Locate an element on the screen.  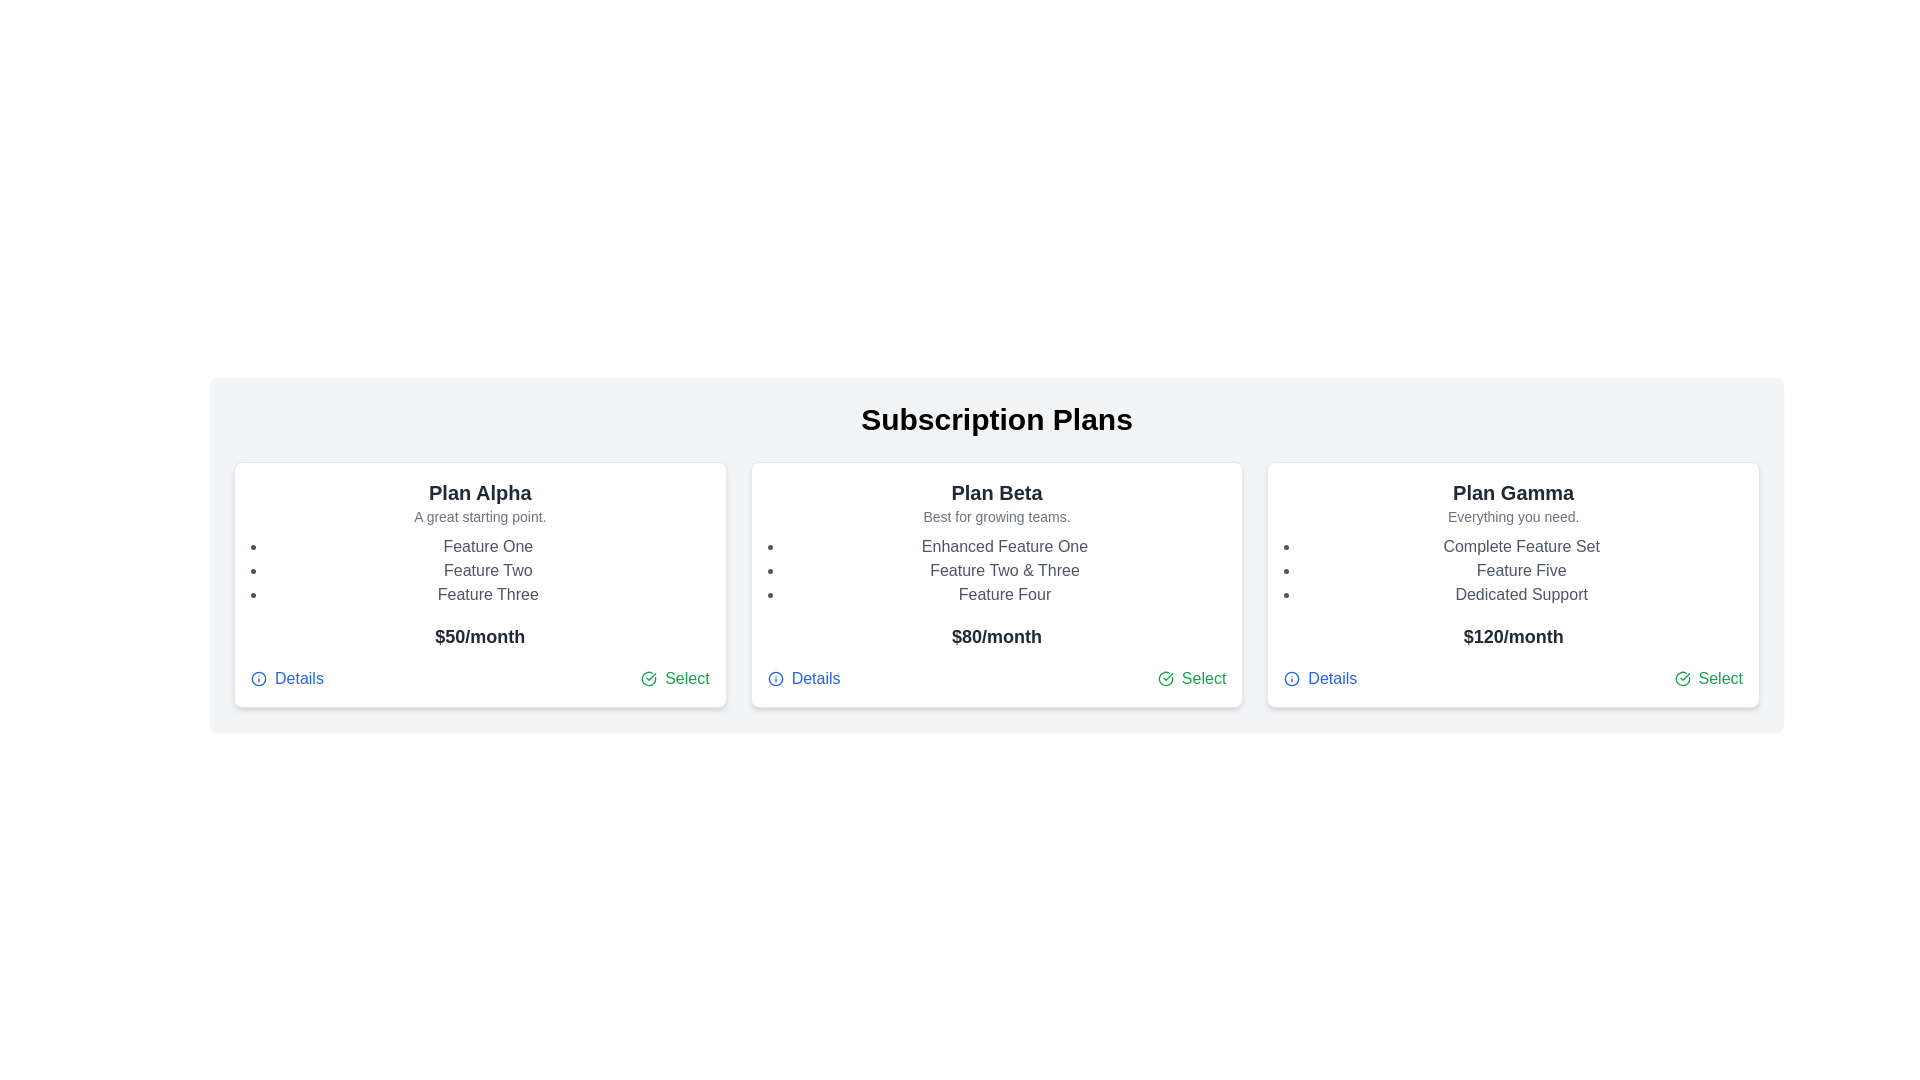
the text label displaying 'Feature One', which is the first item in a vertical bullet-point list within the 'Plan Alpha' section is located at coordinates (488, 547).